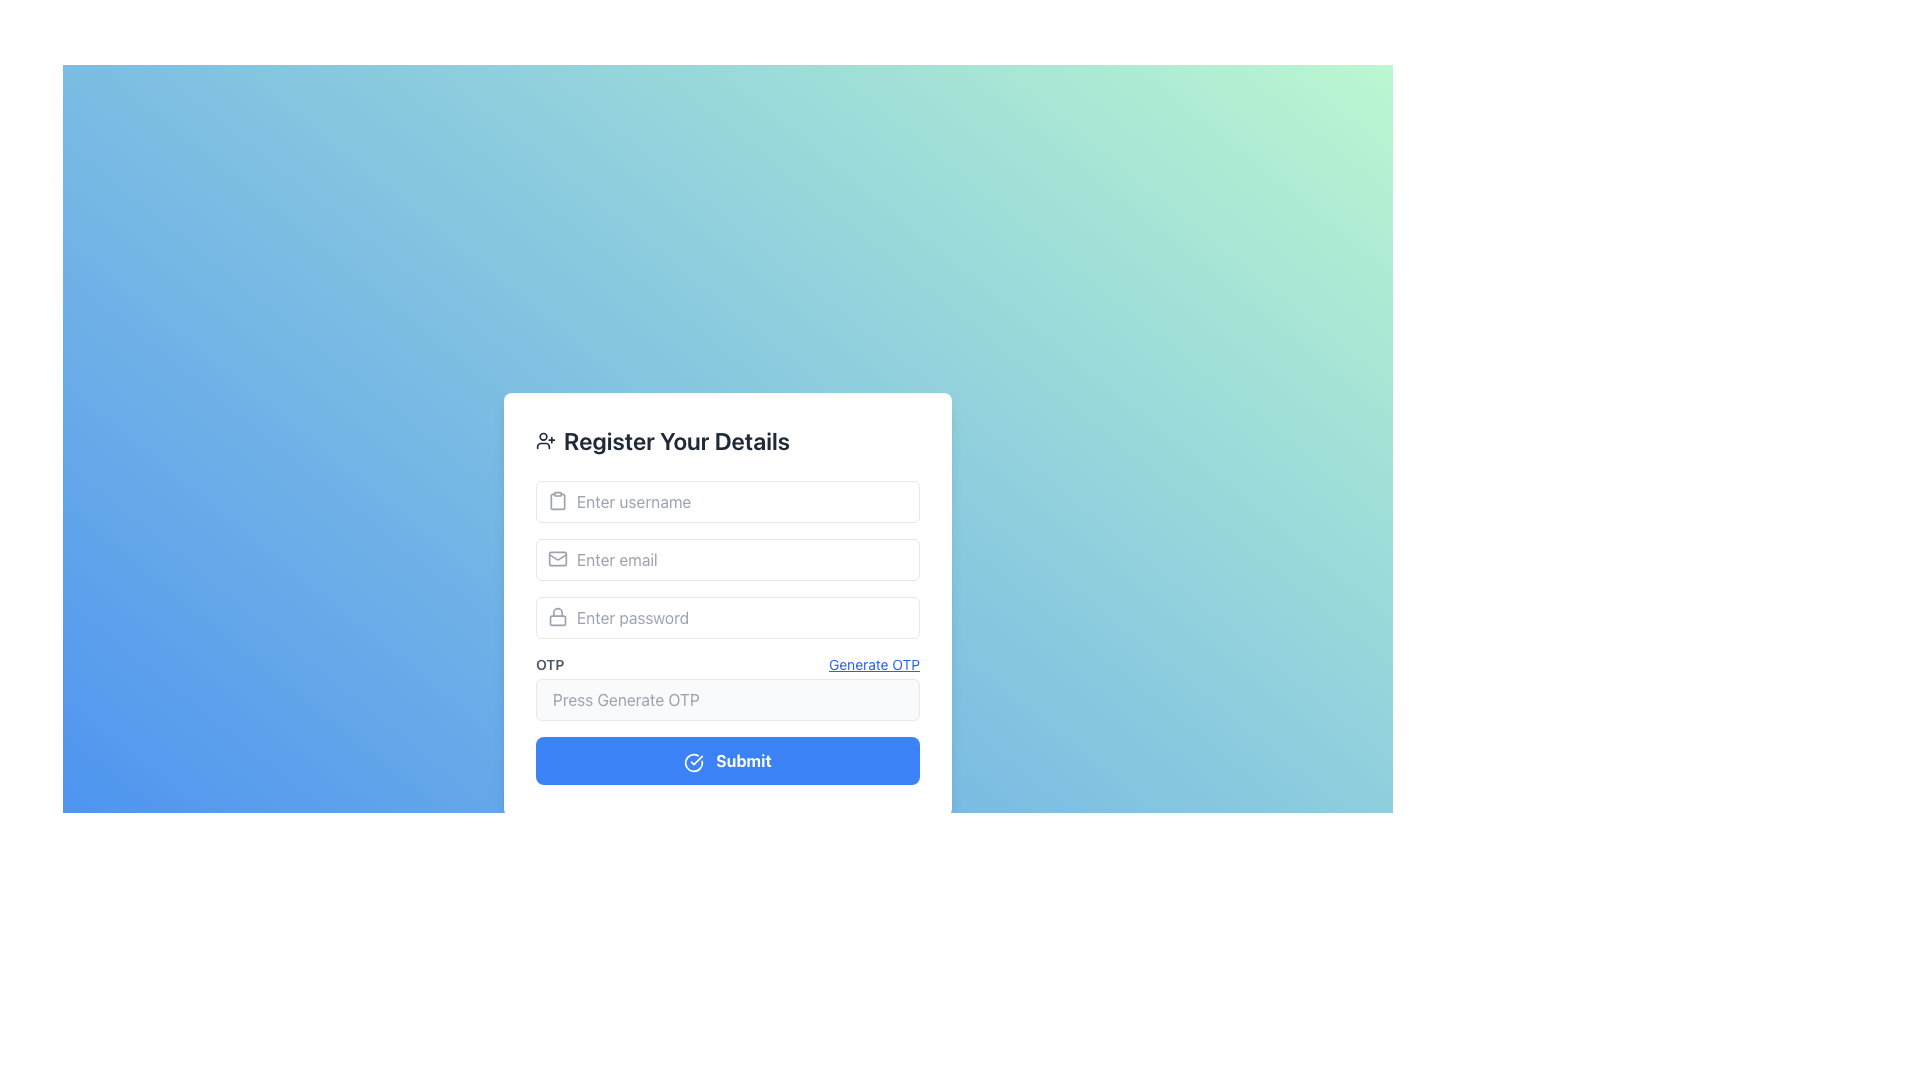 This screenshot has width=1920, height=1080. What do you see at coordinates (550, 664) in the screenshot?
I see `the 'OTP' text label, which is styled in a smaller font size with bold formatting and gray coloring, located on the left side of the horizontal section containing the 'Generate OTP' link` at bounding box center [550, 664].